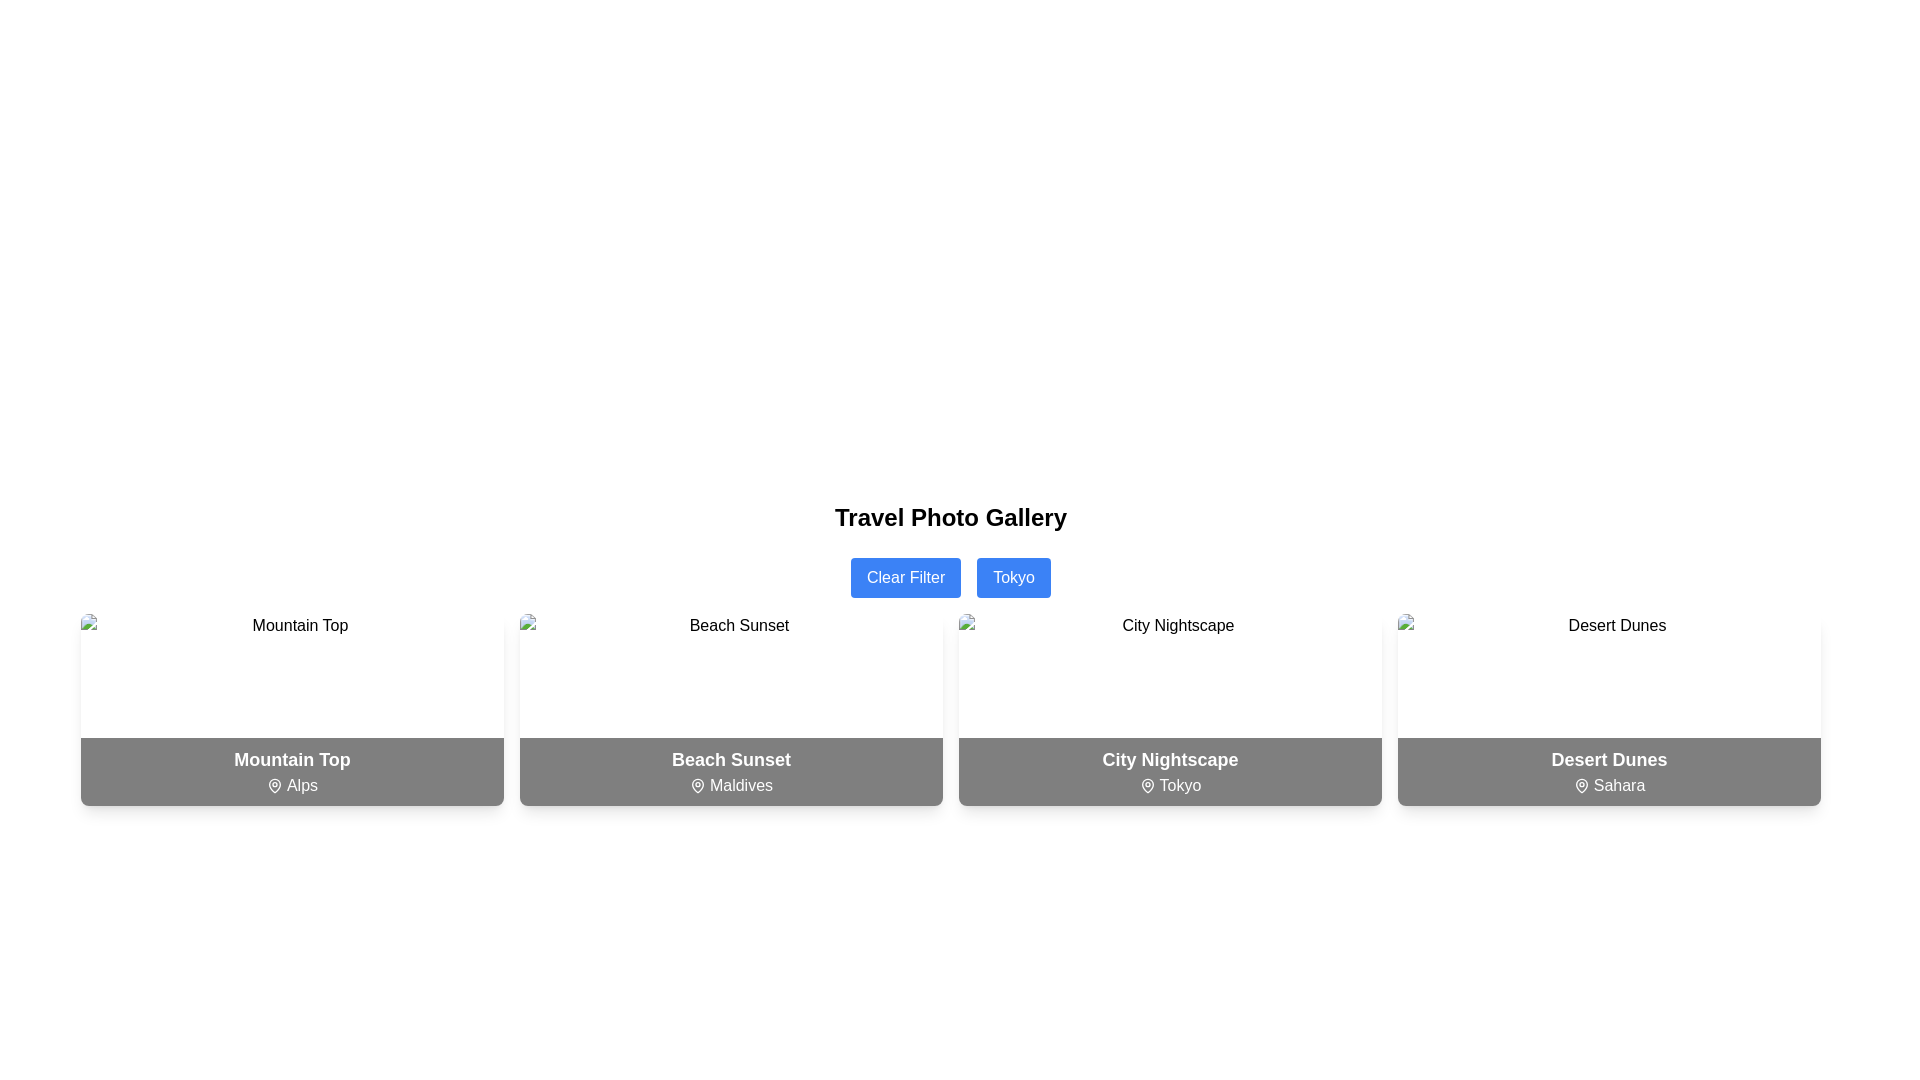 The image size is (1920, 1080). I want to click on text content of the 'Alps' label located at the bottom of the 'Mountain Top' card, which includes a location pin icon to its left, so click(291, 785).